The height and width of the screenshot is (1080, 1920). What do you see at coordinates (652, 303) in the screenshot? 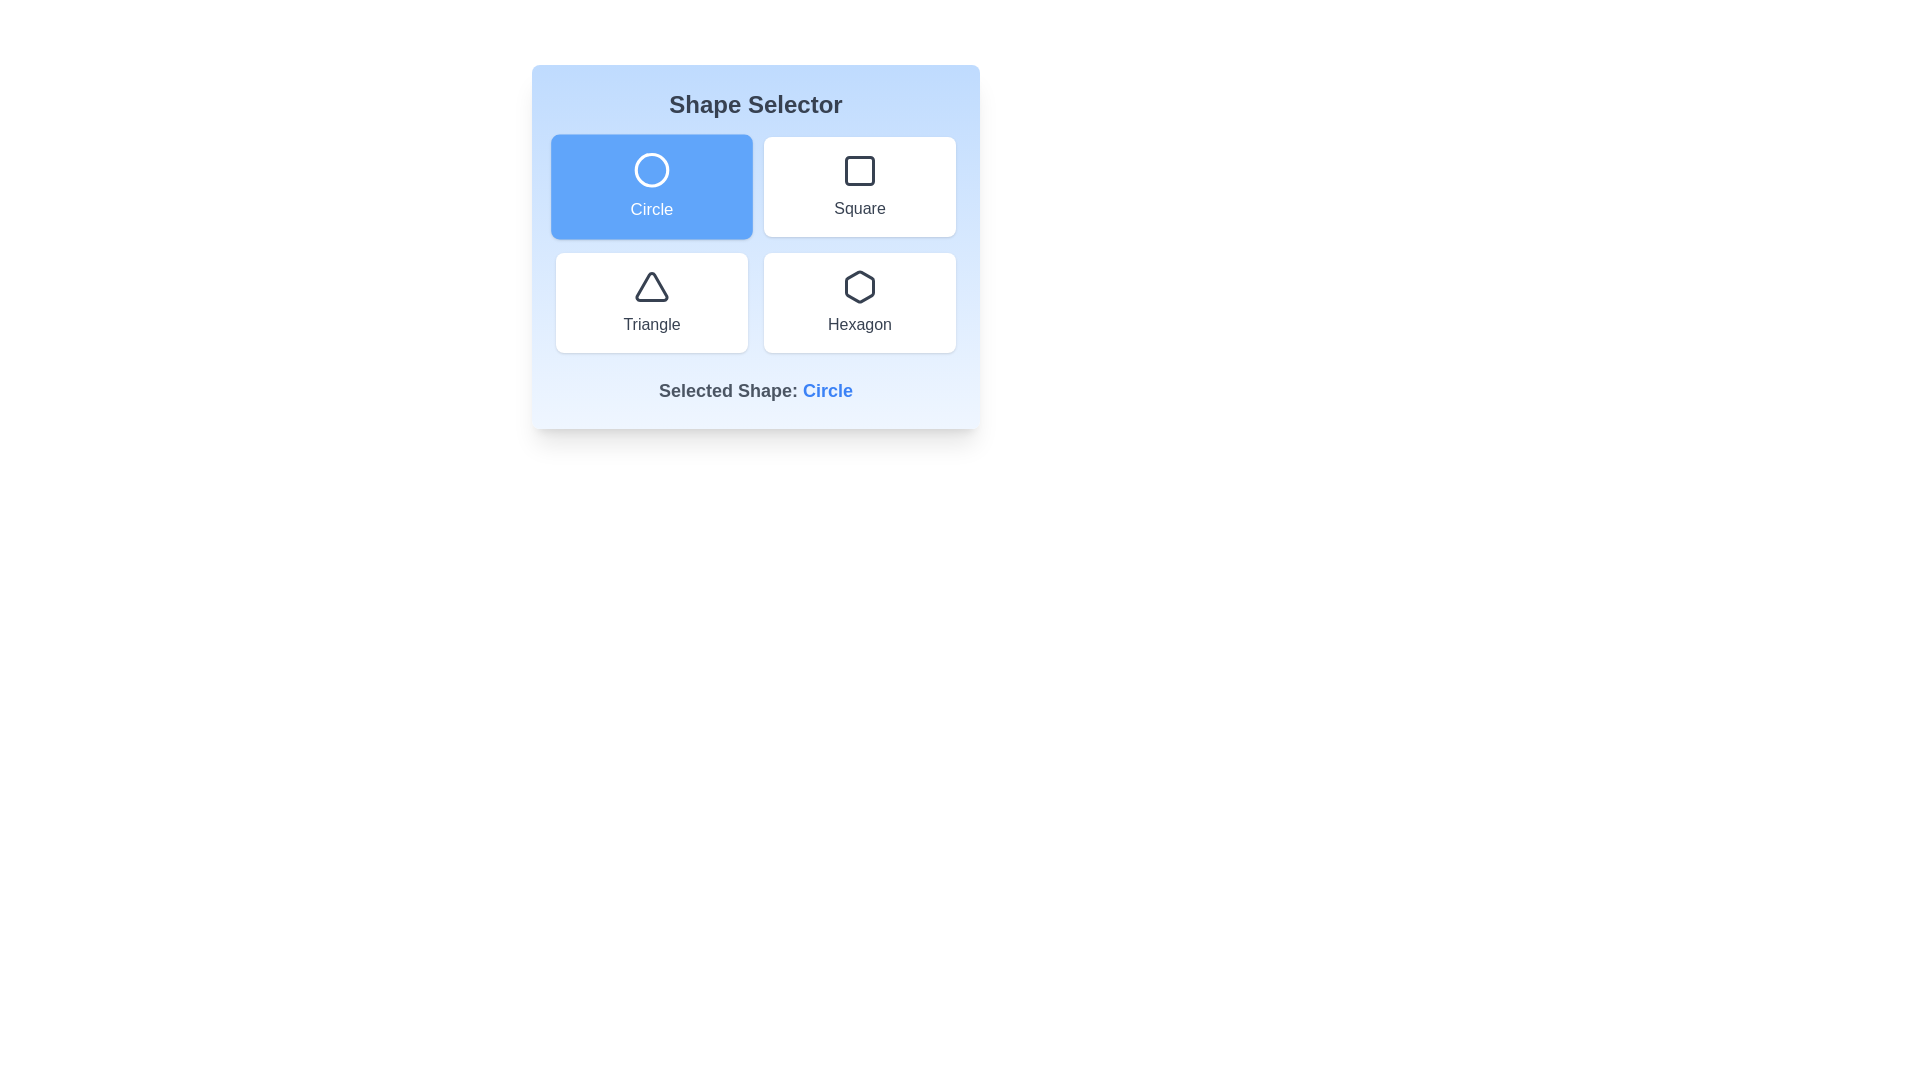
I see `the button corresponding to the shape Triangle to select it` at bounding box center [652, 303].